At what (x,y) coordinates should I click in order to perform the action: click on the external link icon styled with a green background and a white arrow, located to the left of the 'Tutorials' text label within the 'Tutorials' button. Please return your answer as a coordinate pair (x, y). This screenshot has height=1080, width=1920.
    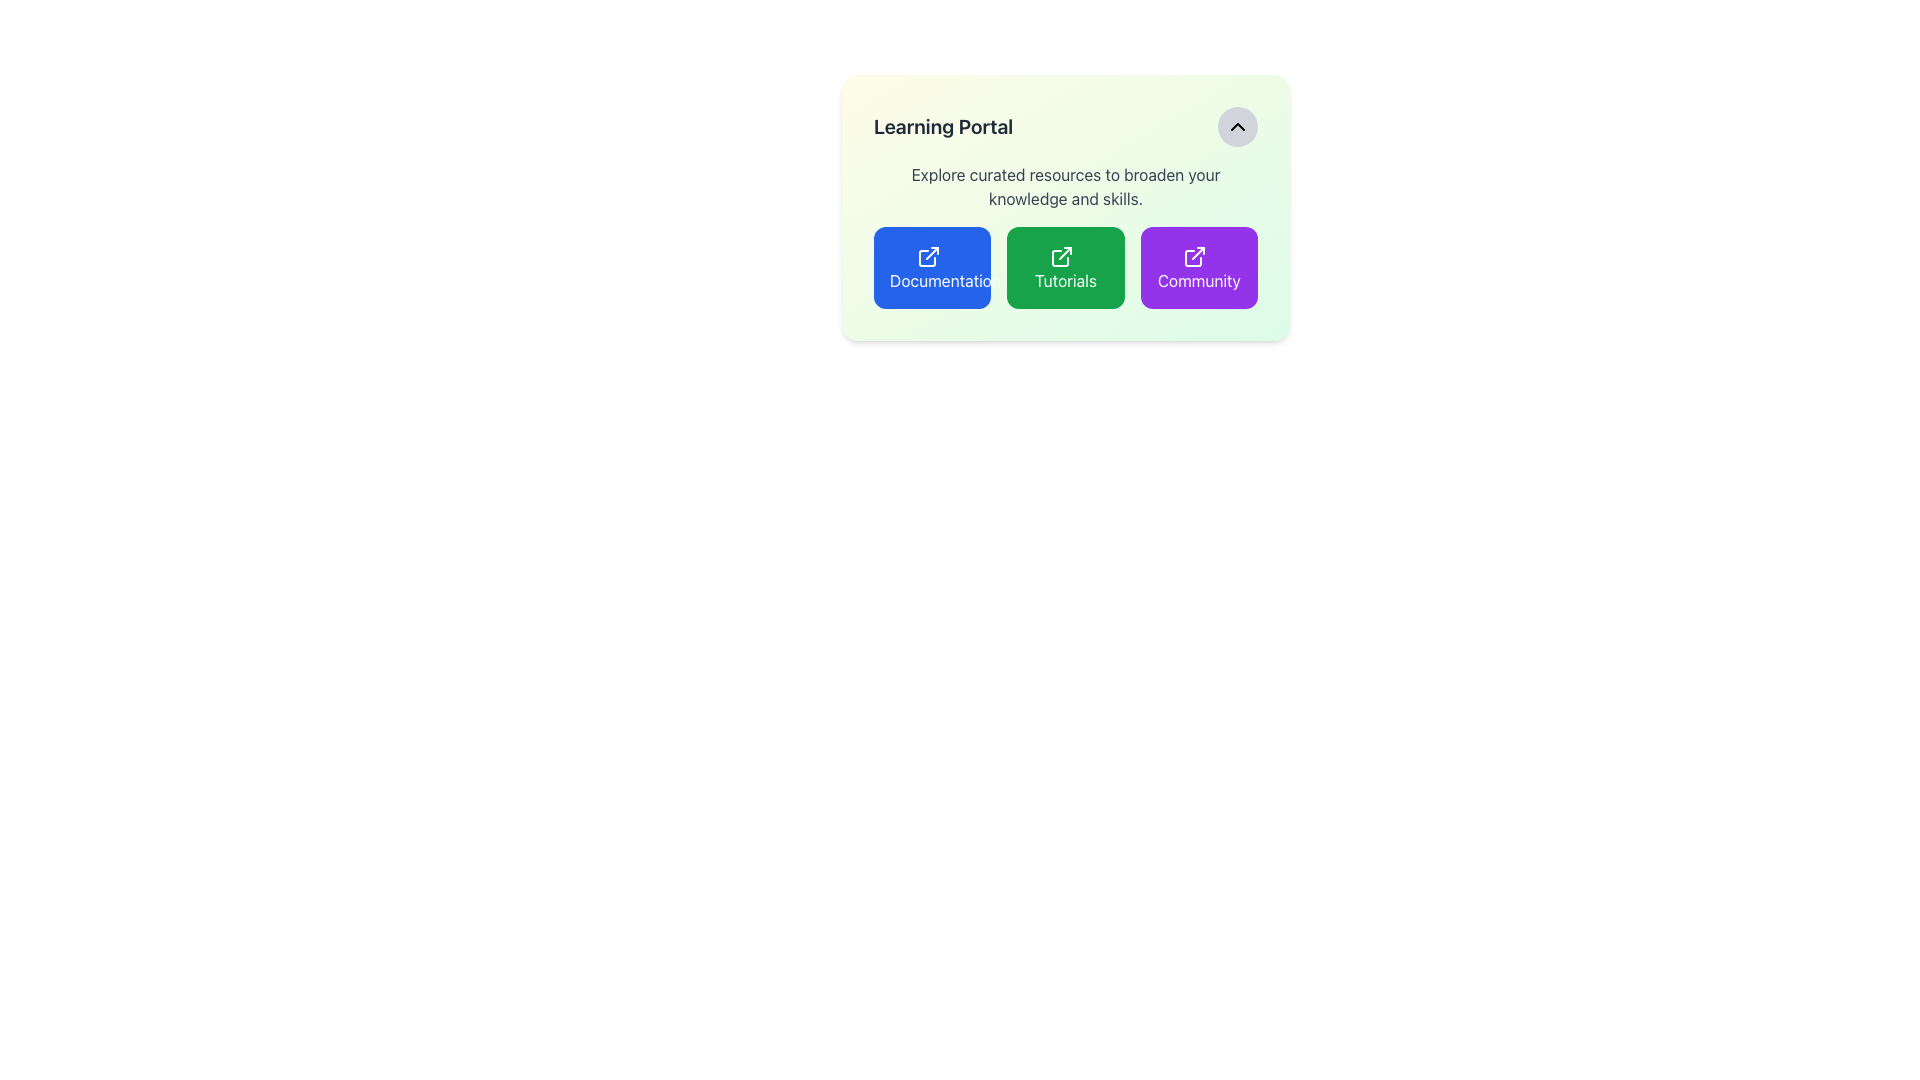
    Looking at the image, I should click on (1060, 255).